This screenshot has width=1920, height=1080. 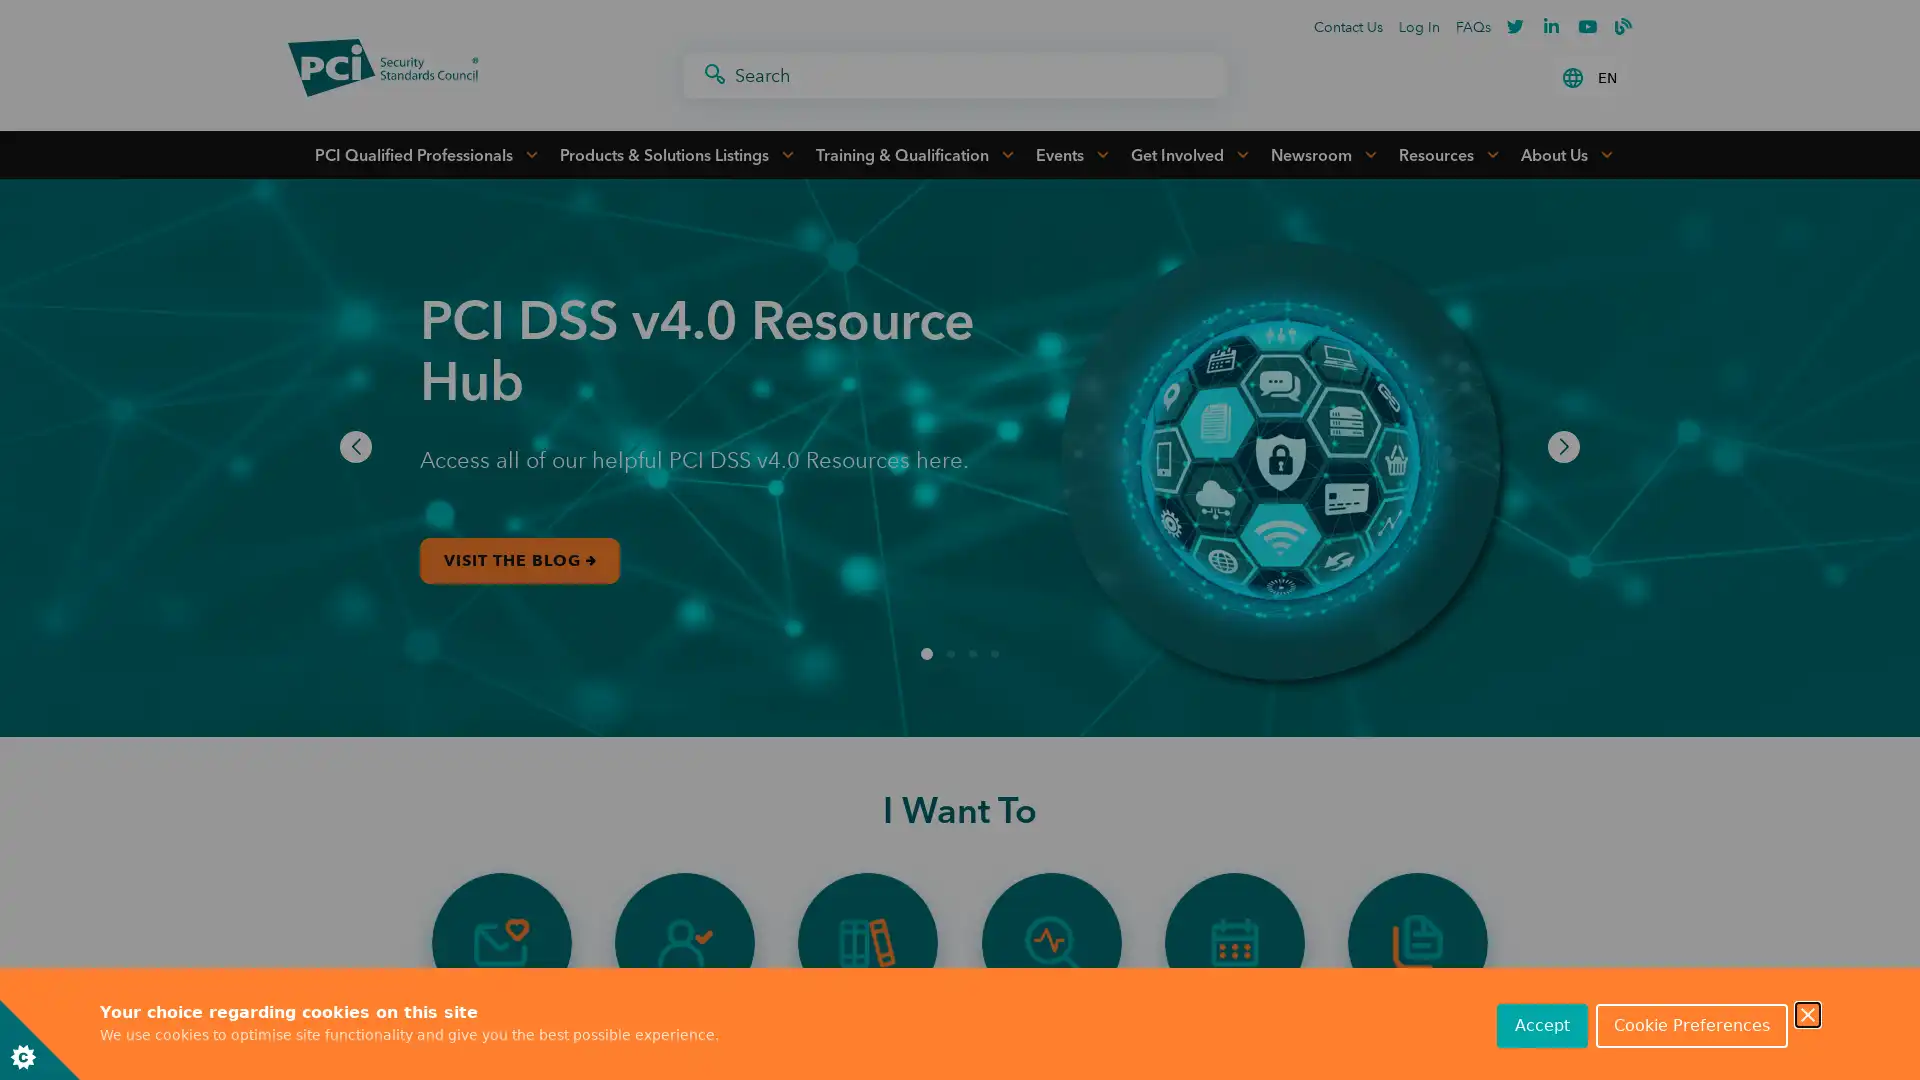 What do you see at coordinates (994, 654) in the screenshot?
I see `Go to slide 4` at bounding box center [994, 654].